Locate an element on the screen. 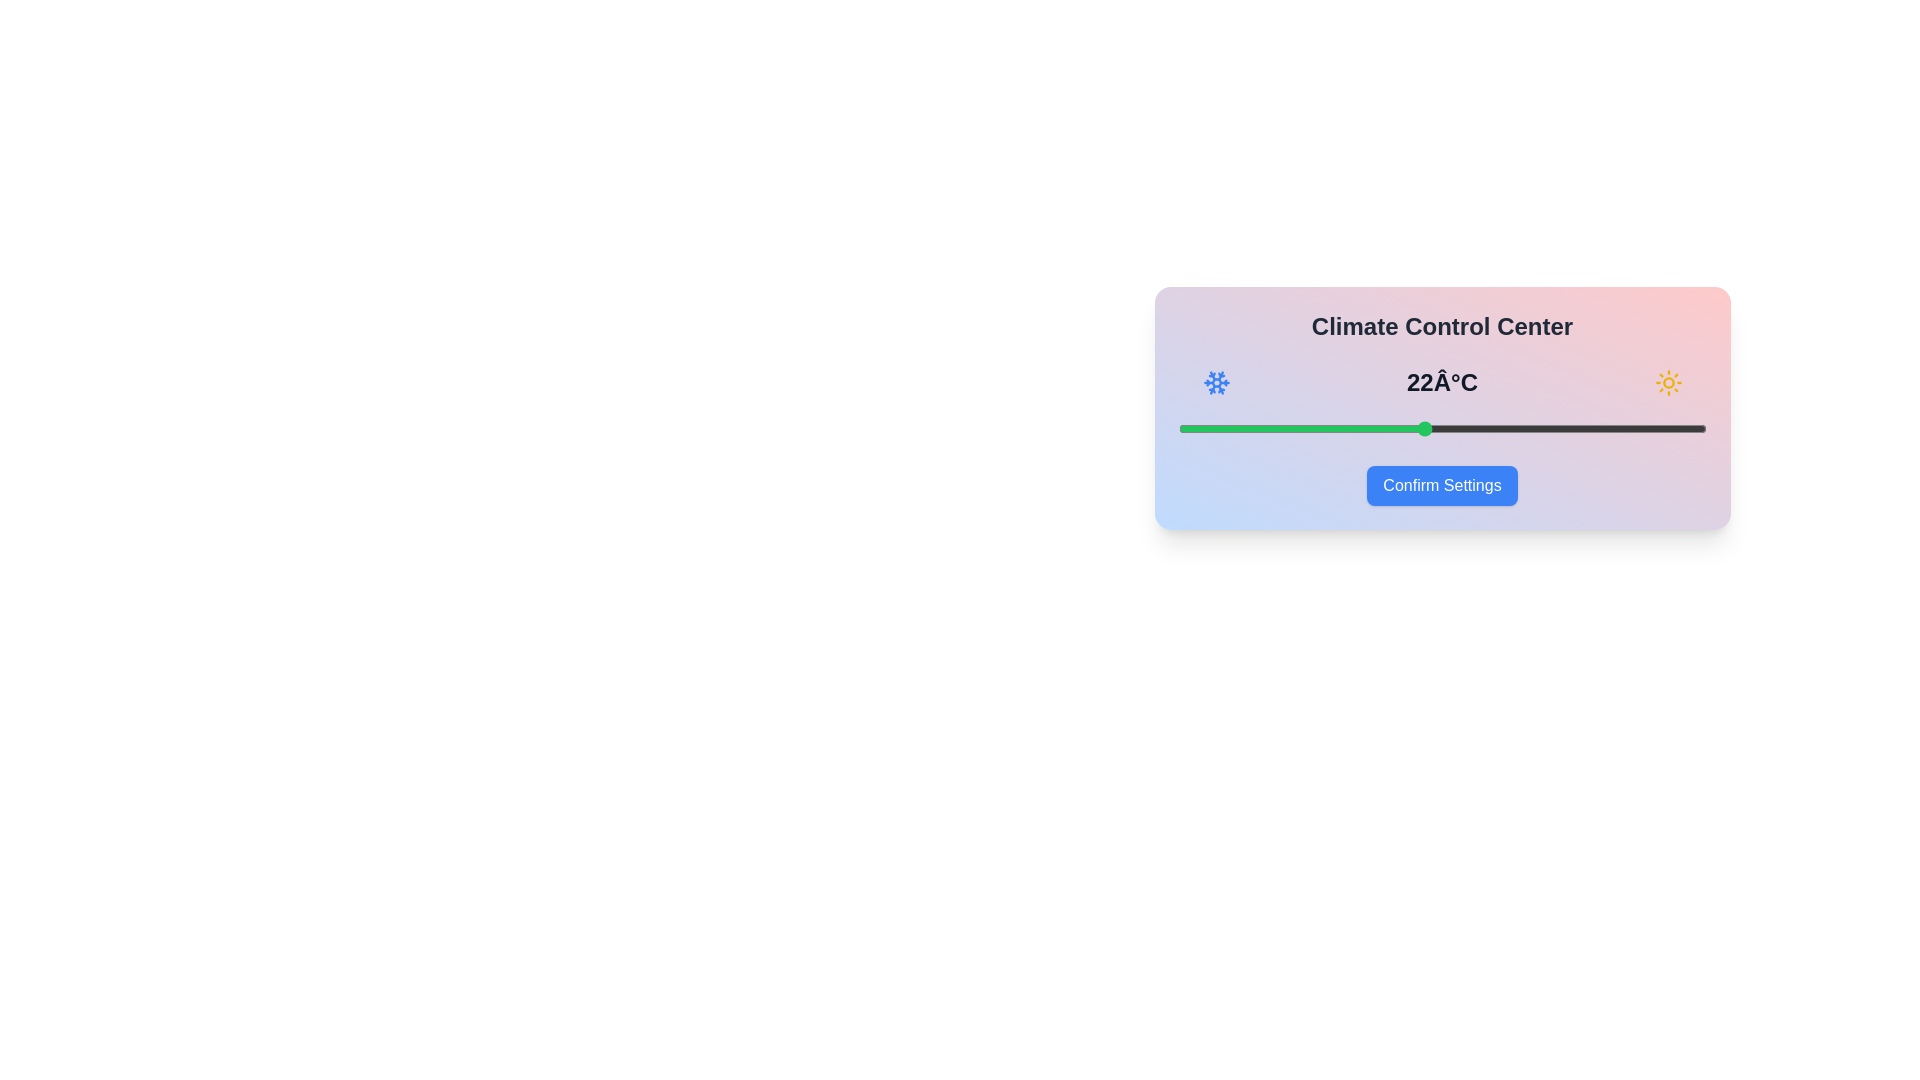  the temperature to 15°C using the slider is located at coordinates (1178, 427).